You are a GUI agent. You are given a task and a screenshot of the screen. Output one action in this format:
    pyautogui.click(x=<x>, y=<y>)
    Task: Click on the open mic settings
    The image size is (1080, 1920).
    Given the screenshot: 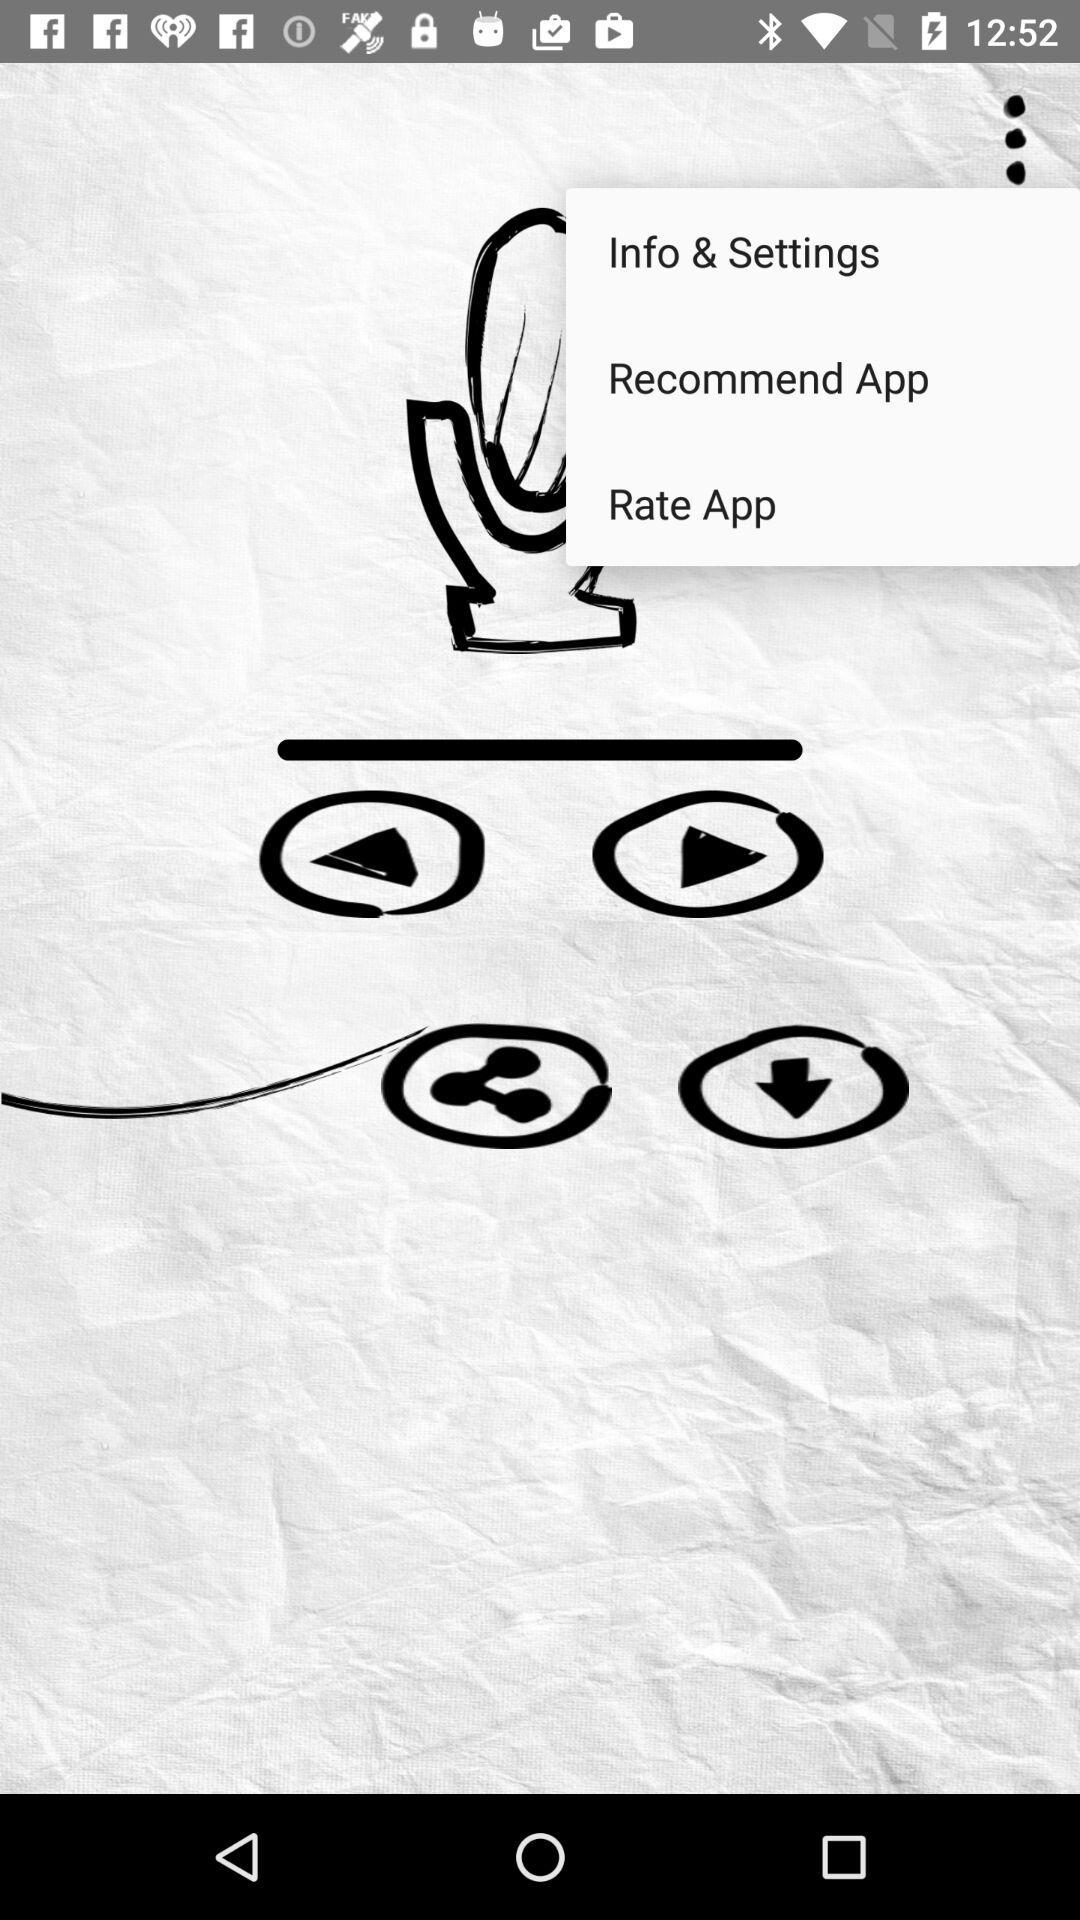 What is the action you would take?
    pyautogui.click(x=540, y=429)
    